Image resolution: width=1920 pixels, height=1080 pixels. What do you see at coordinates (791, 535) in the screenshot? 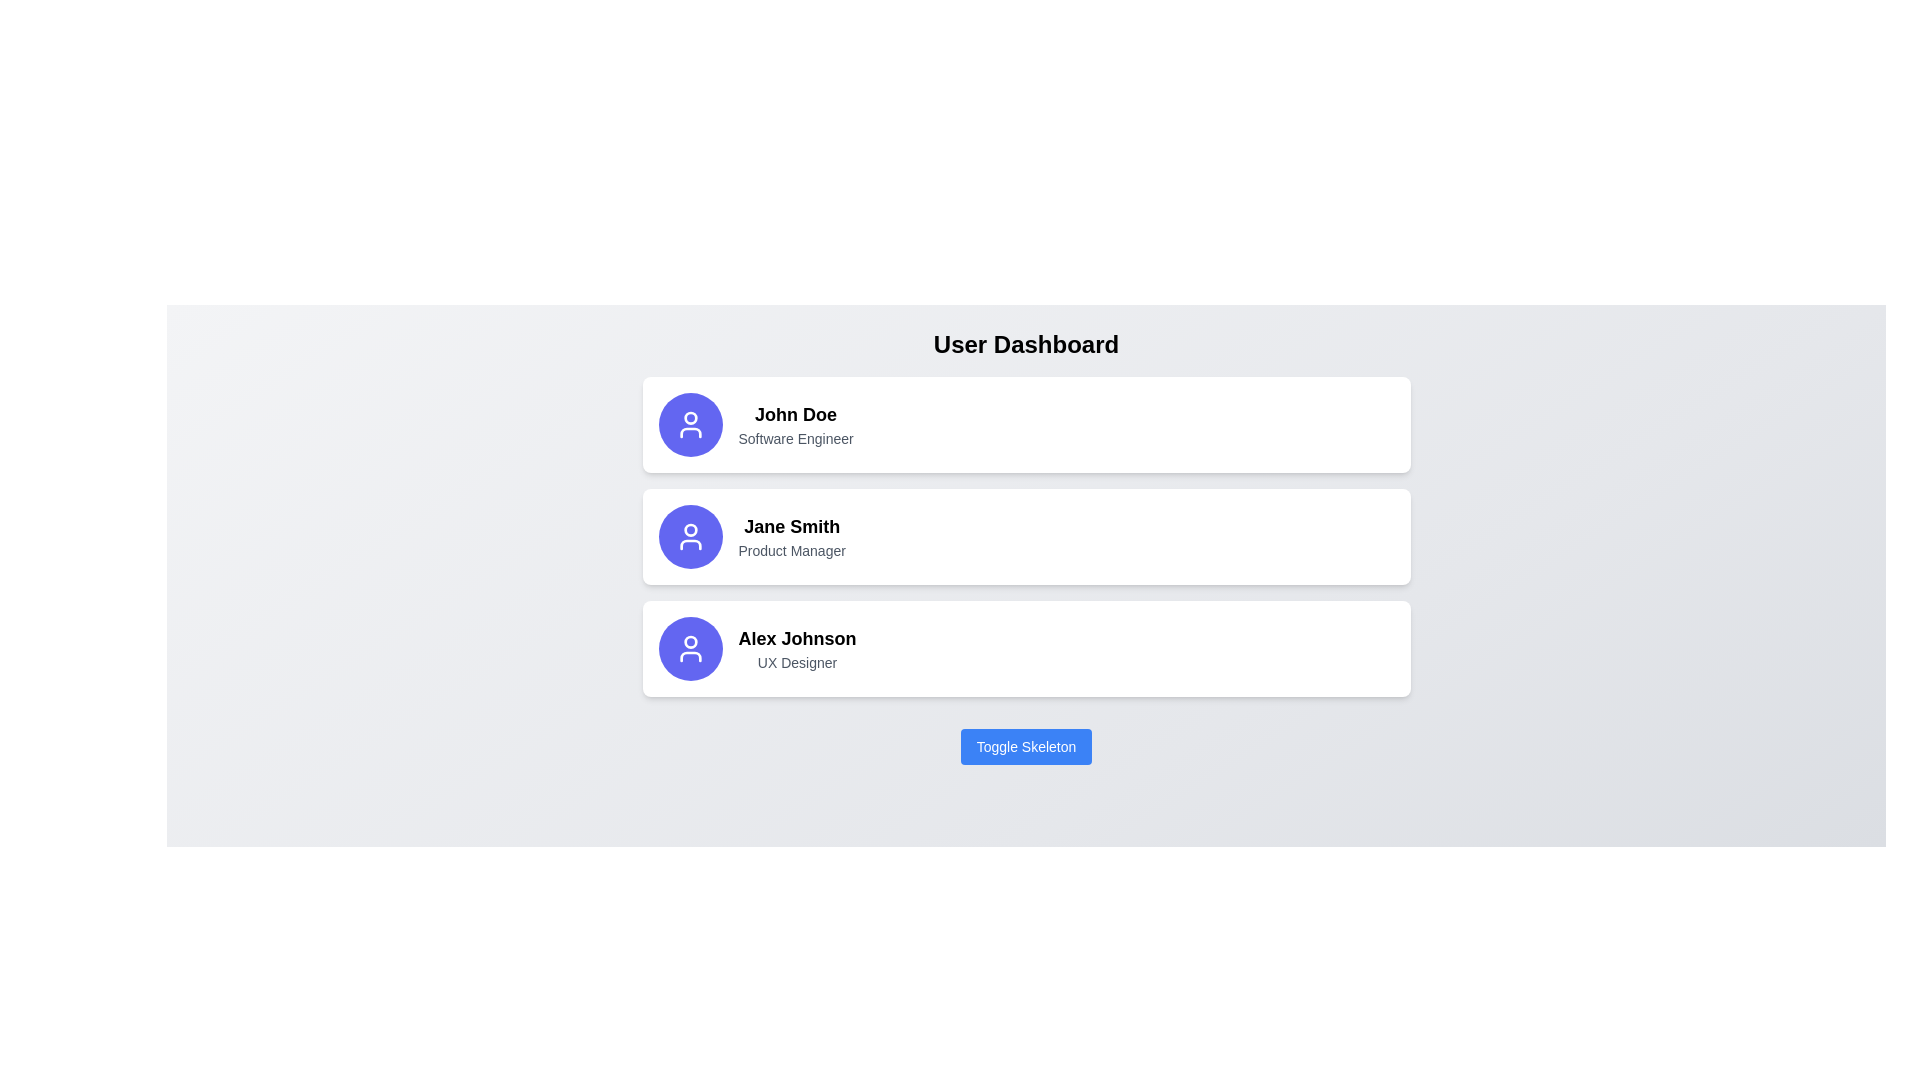
I see `the Text Display element showing 'Jane Smith' and 'Product Manager', located in the second row of user profile cards, directly below 'John Doe'` at bounding box center [791, 535].